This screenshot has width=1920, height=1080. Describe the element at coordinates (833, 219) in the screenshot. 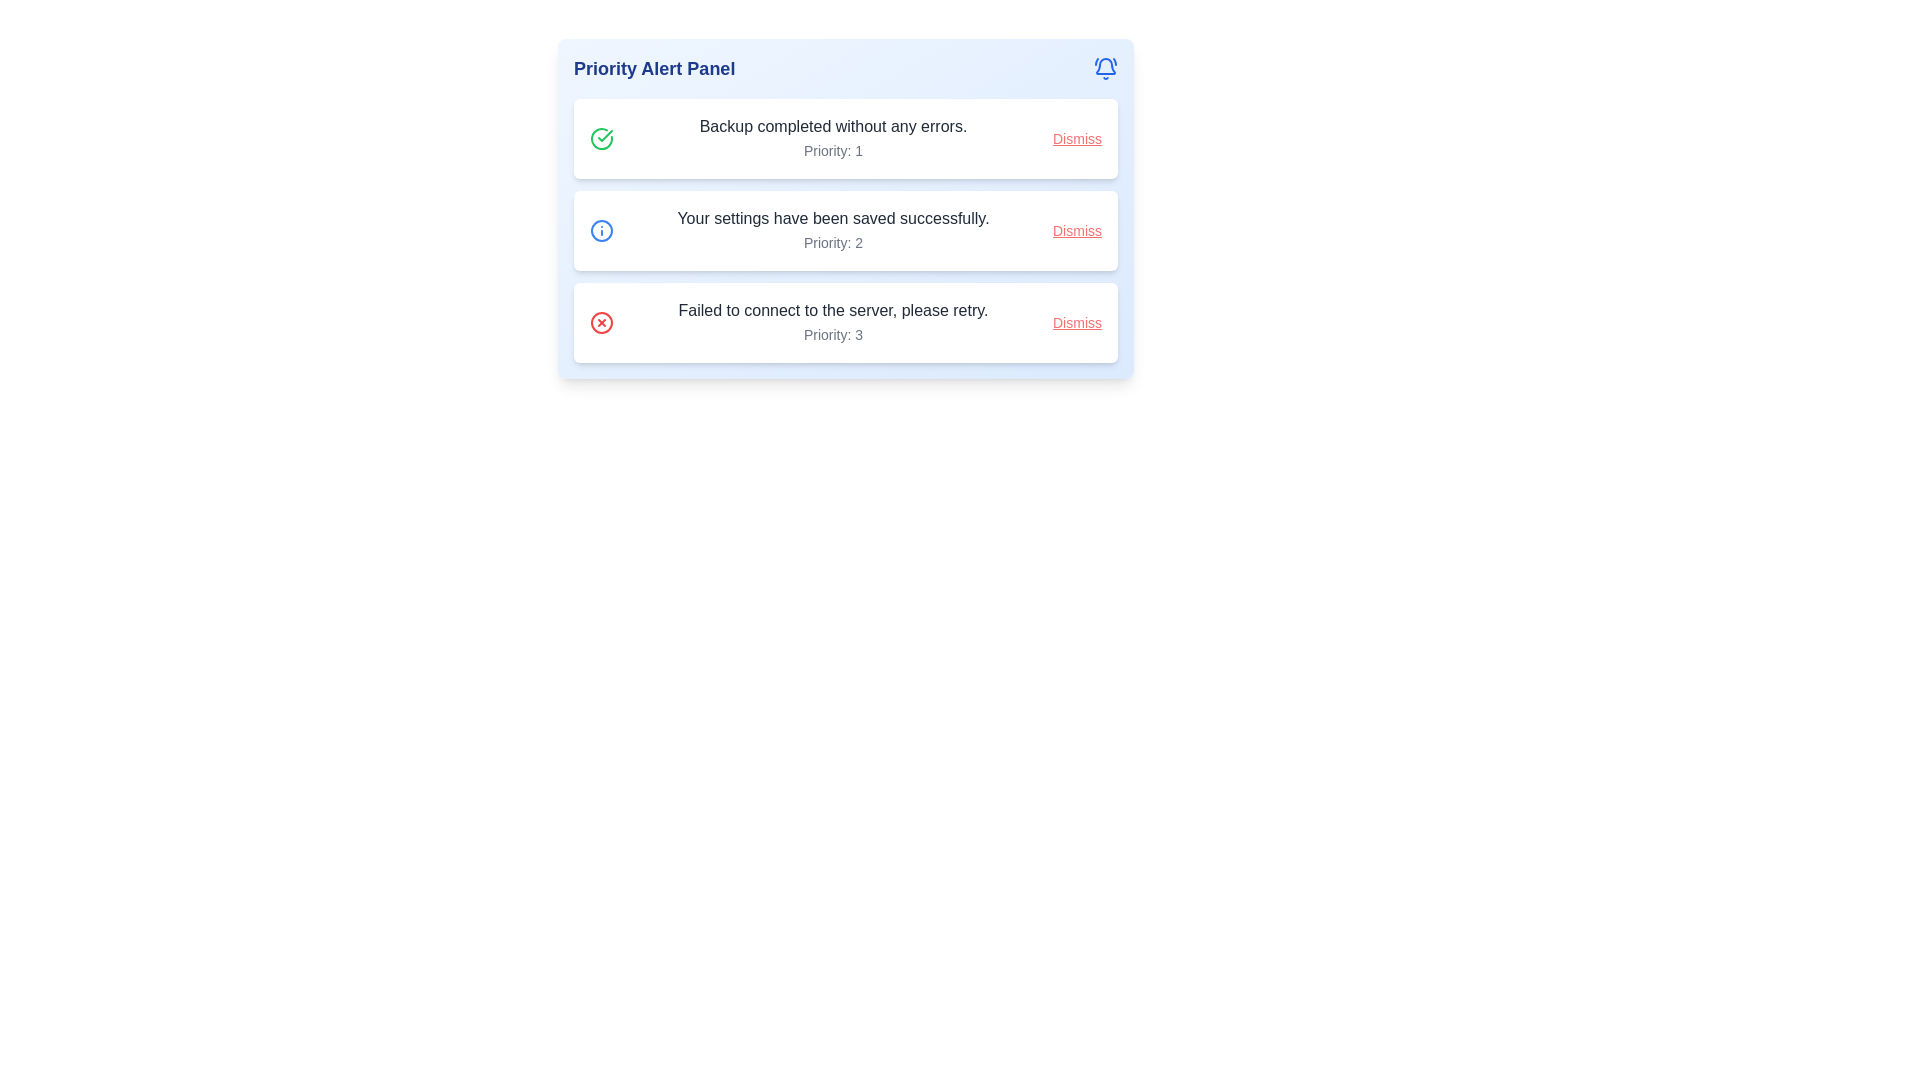

I see `informational text that says 'Your settings have been saved successfully.' displayed in a dark gray font within the alert panel` at that location.